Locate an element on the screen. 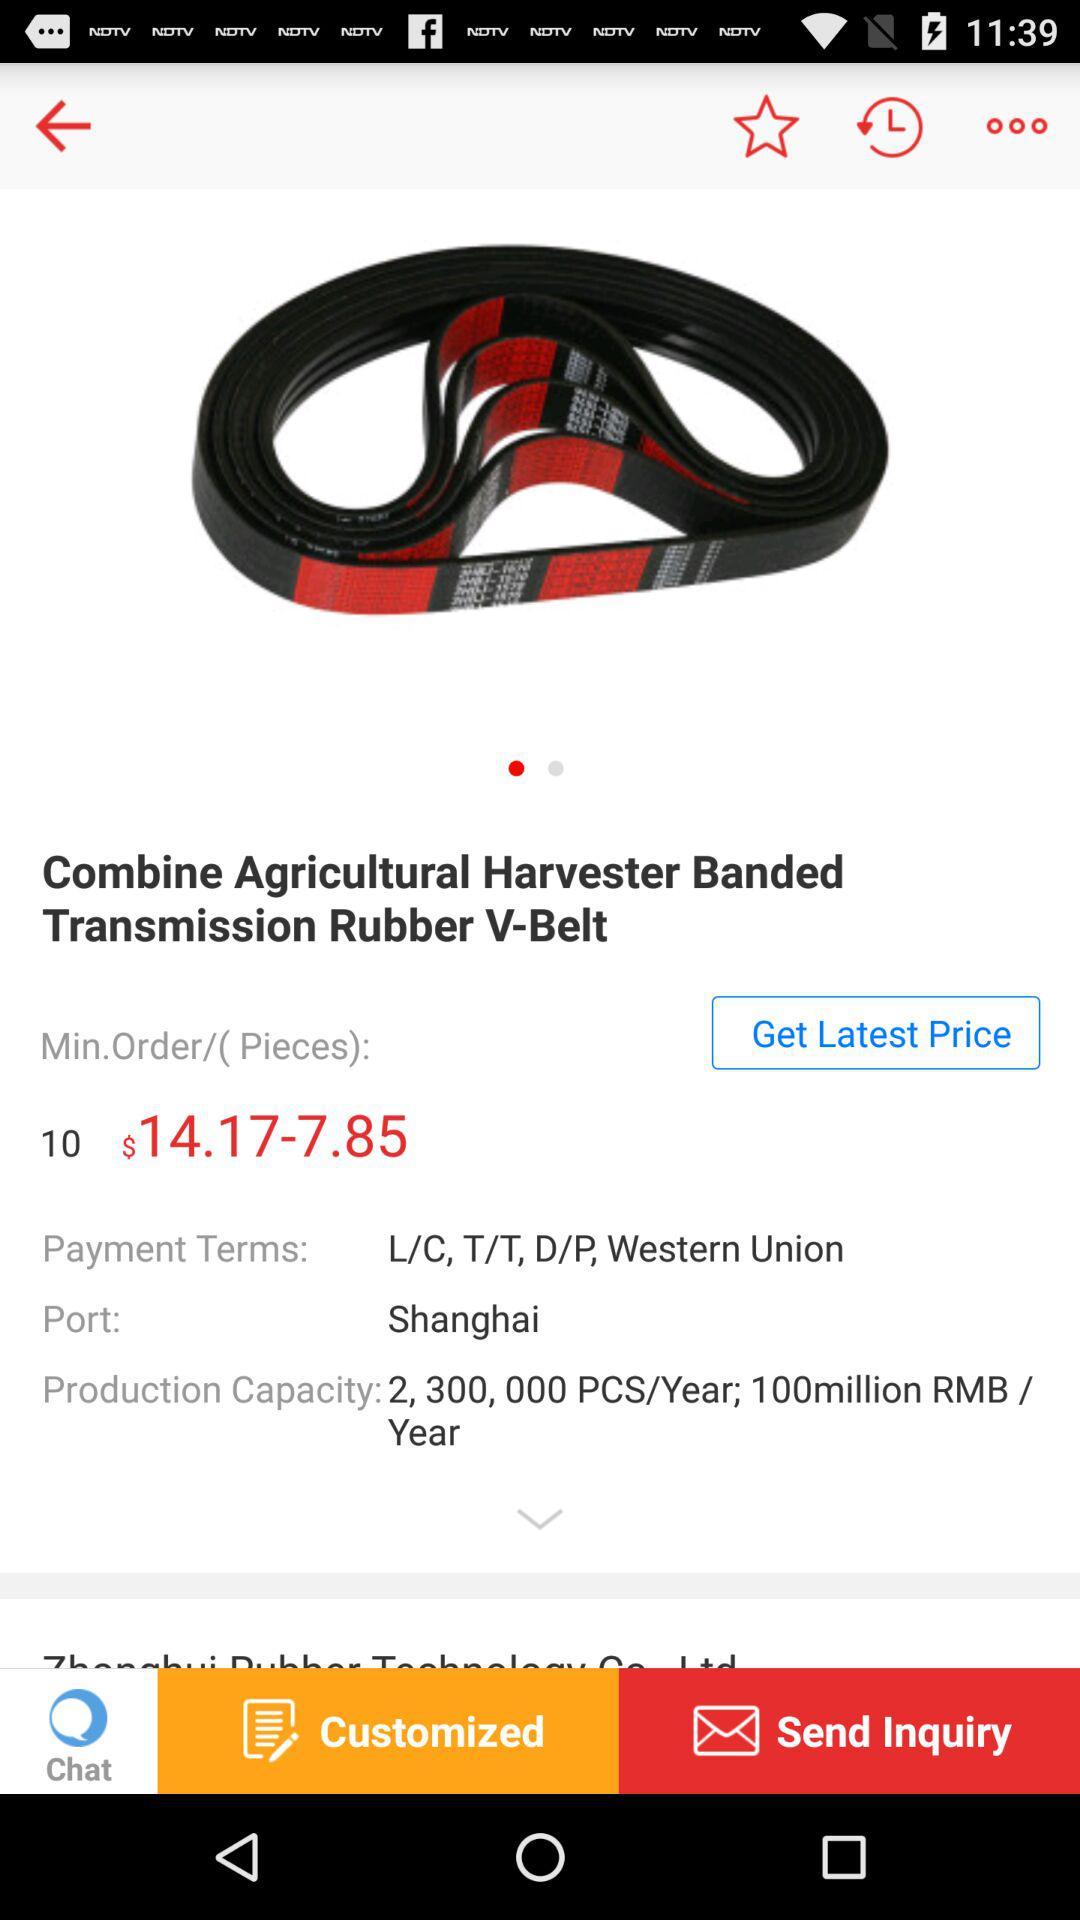 This screenshot has width=1080, height=1920. the text below minorderpieces is located at coordinates (874, 1032).